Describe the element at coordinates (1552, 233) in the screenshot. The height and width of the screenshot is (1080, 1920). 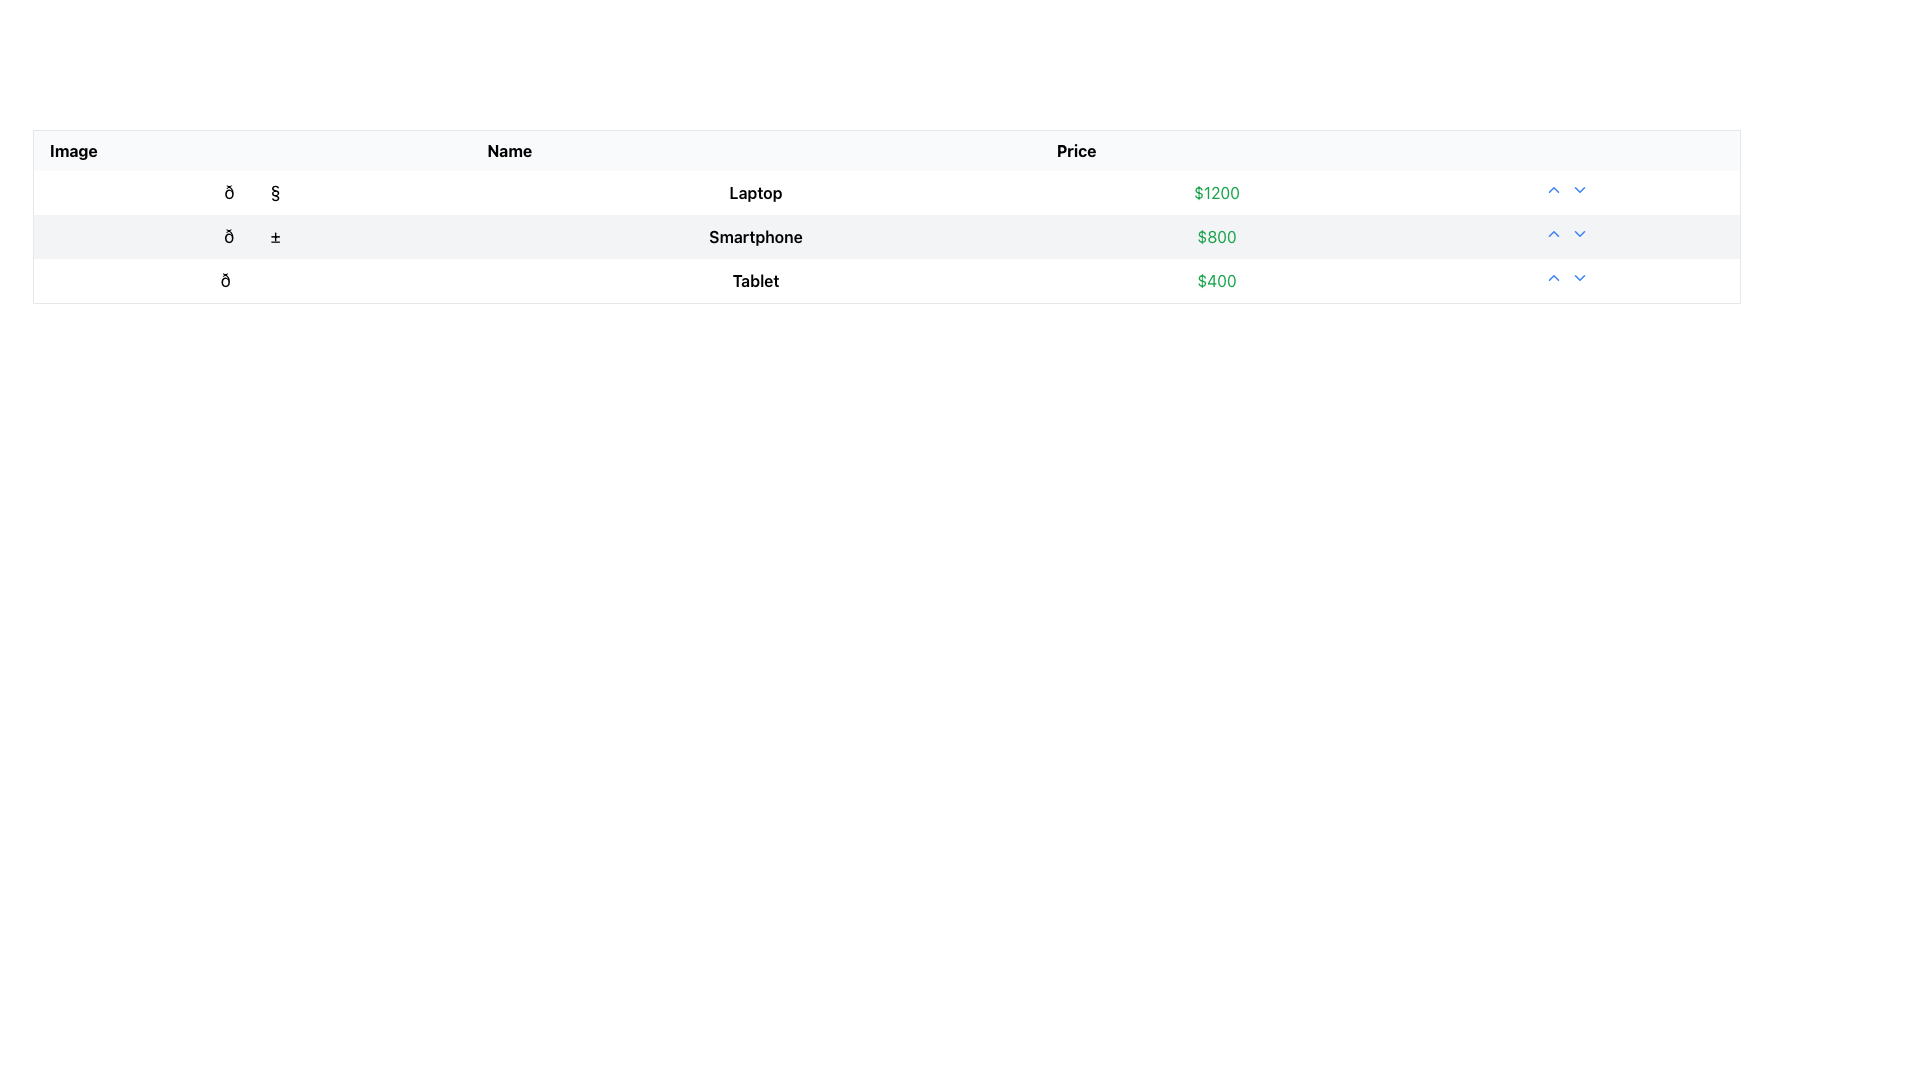
I see `the upward-pointing chevron icon styled in blue, located in the second row of the tabular layout to the right of the price value for the Smartphone item` at that location.